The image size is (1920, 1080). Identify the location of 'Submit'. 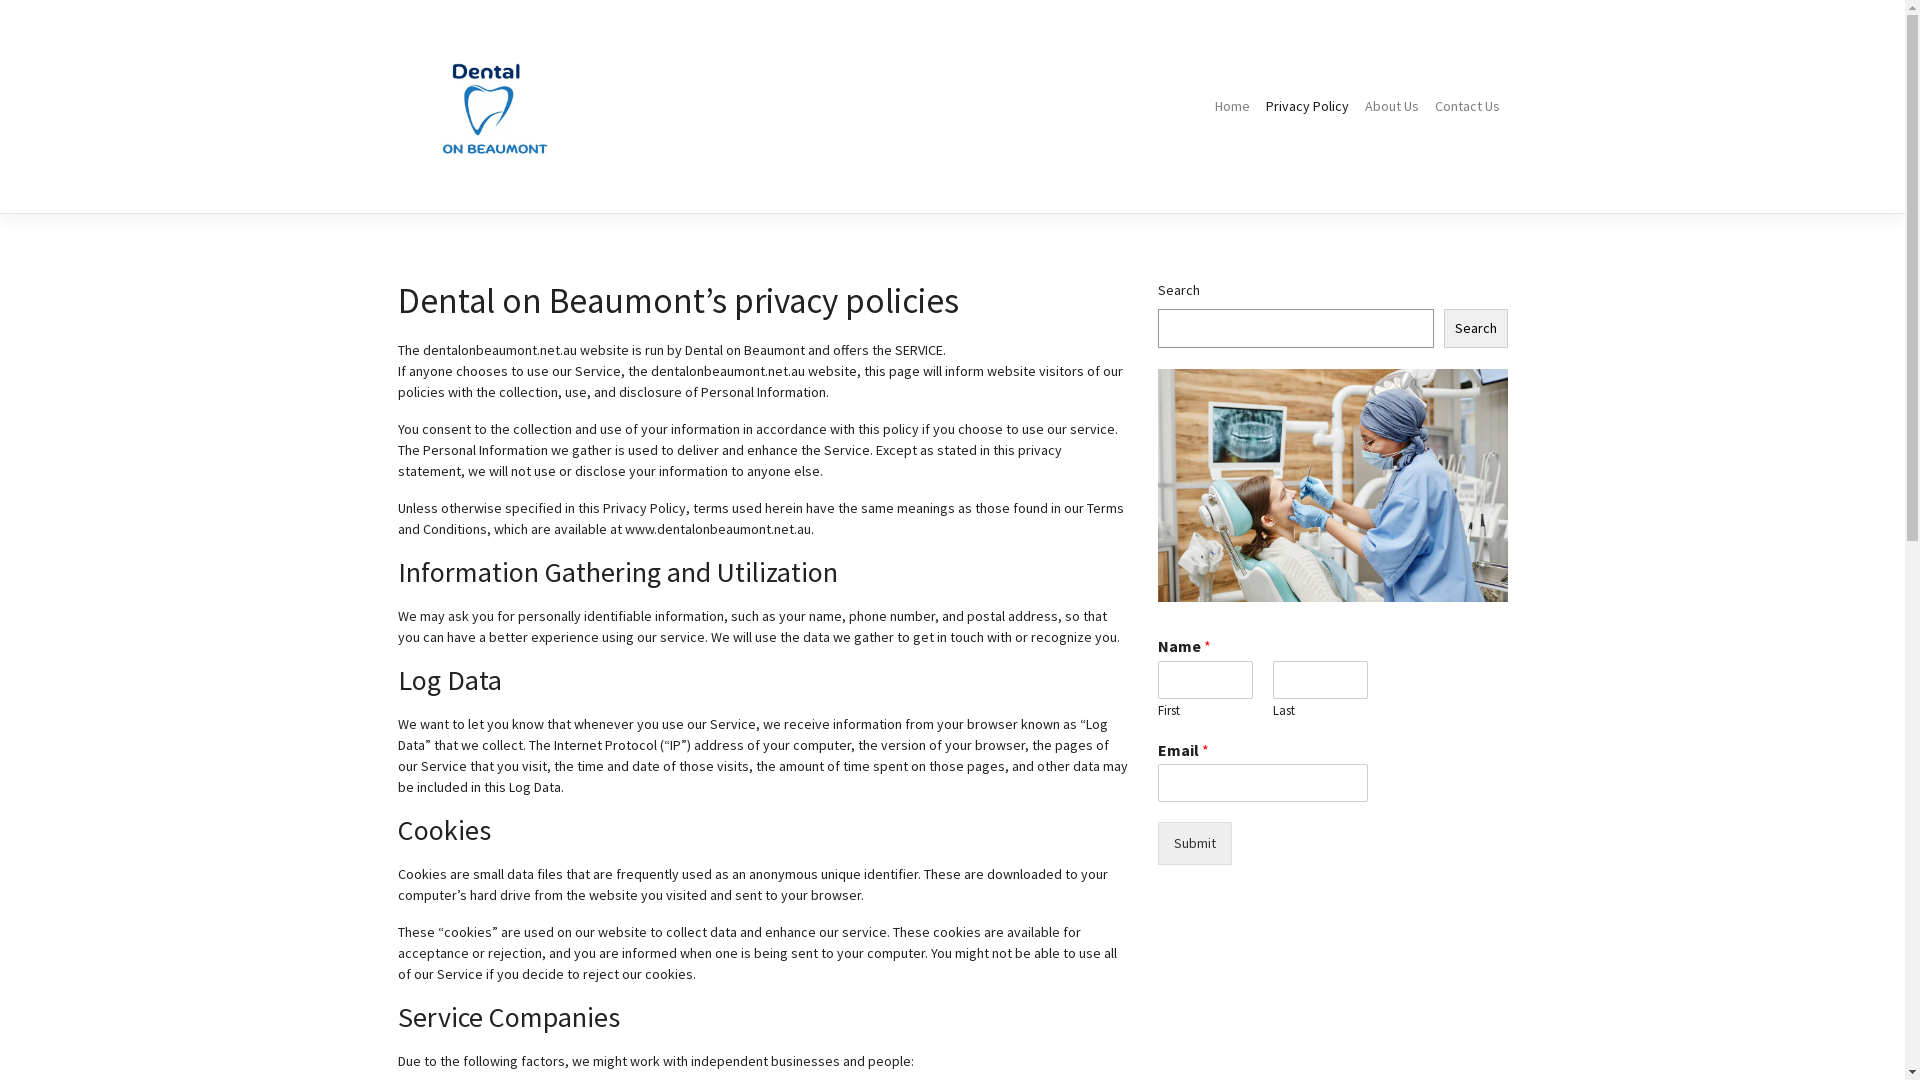
(1195, 843).